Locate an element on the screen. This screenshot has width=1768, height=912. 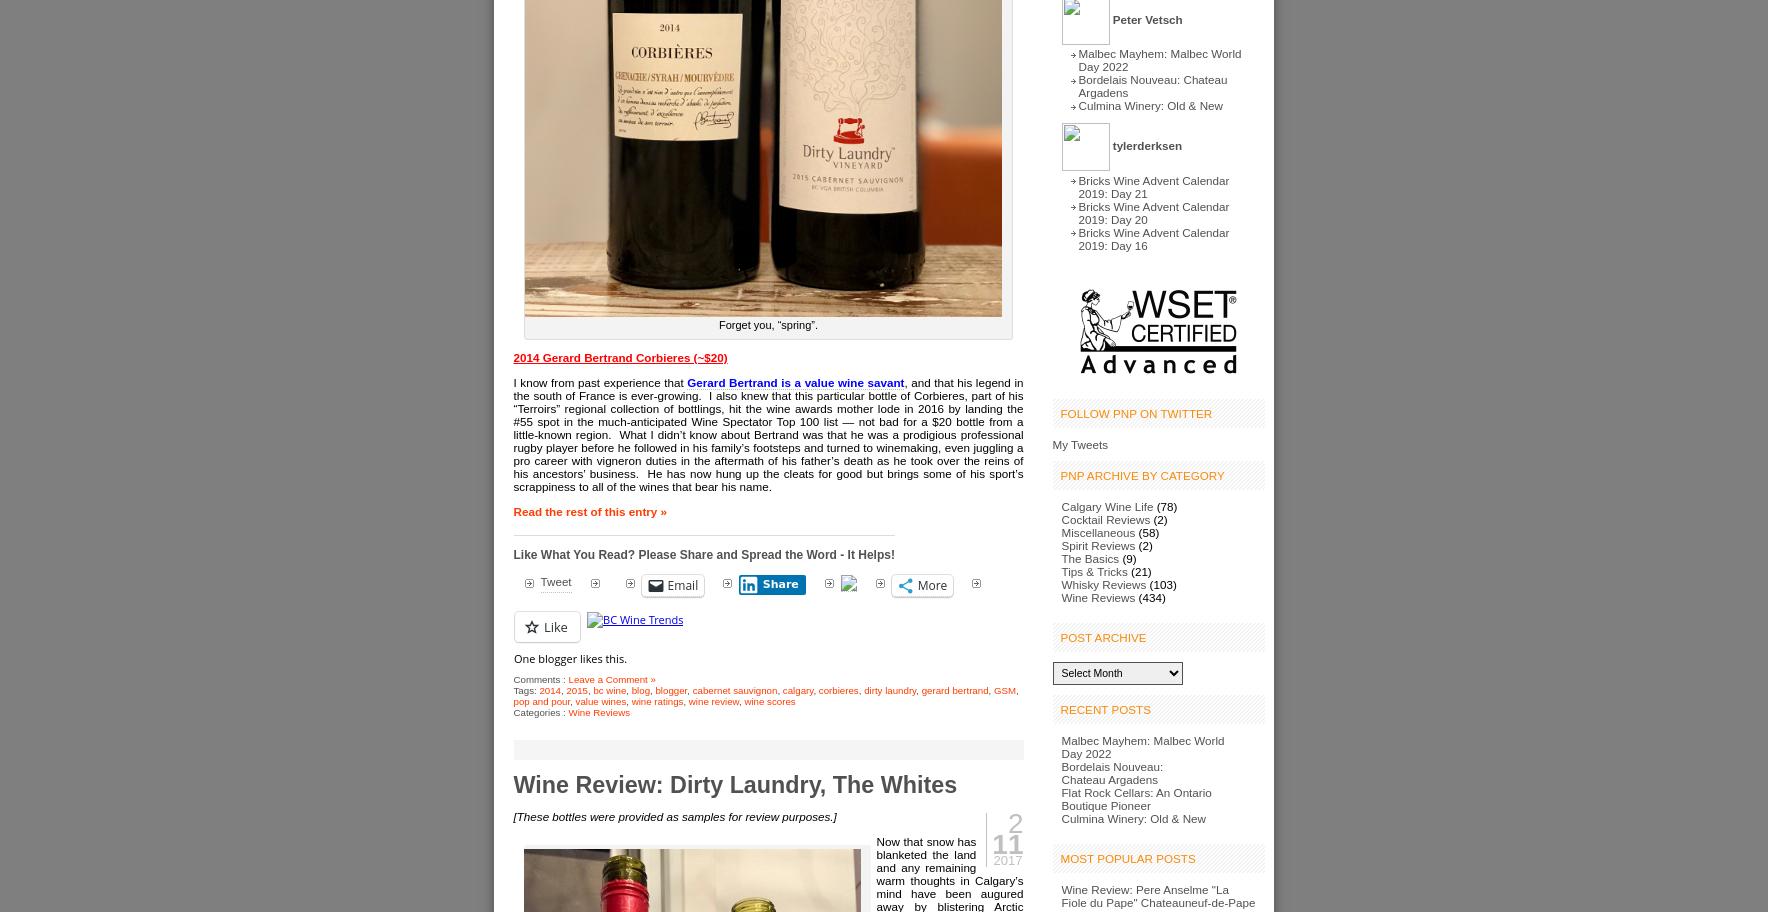
'2014' is located at coordinates (538, 690).